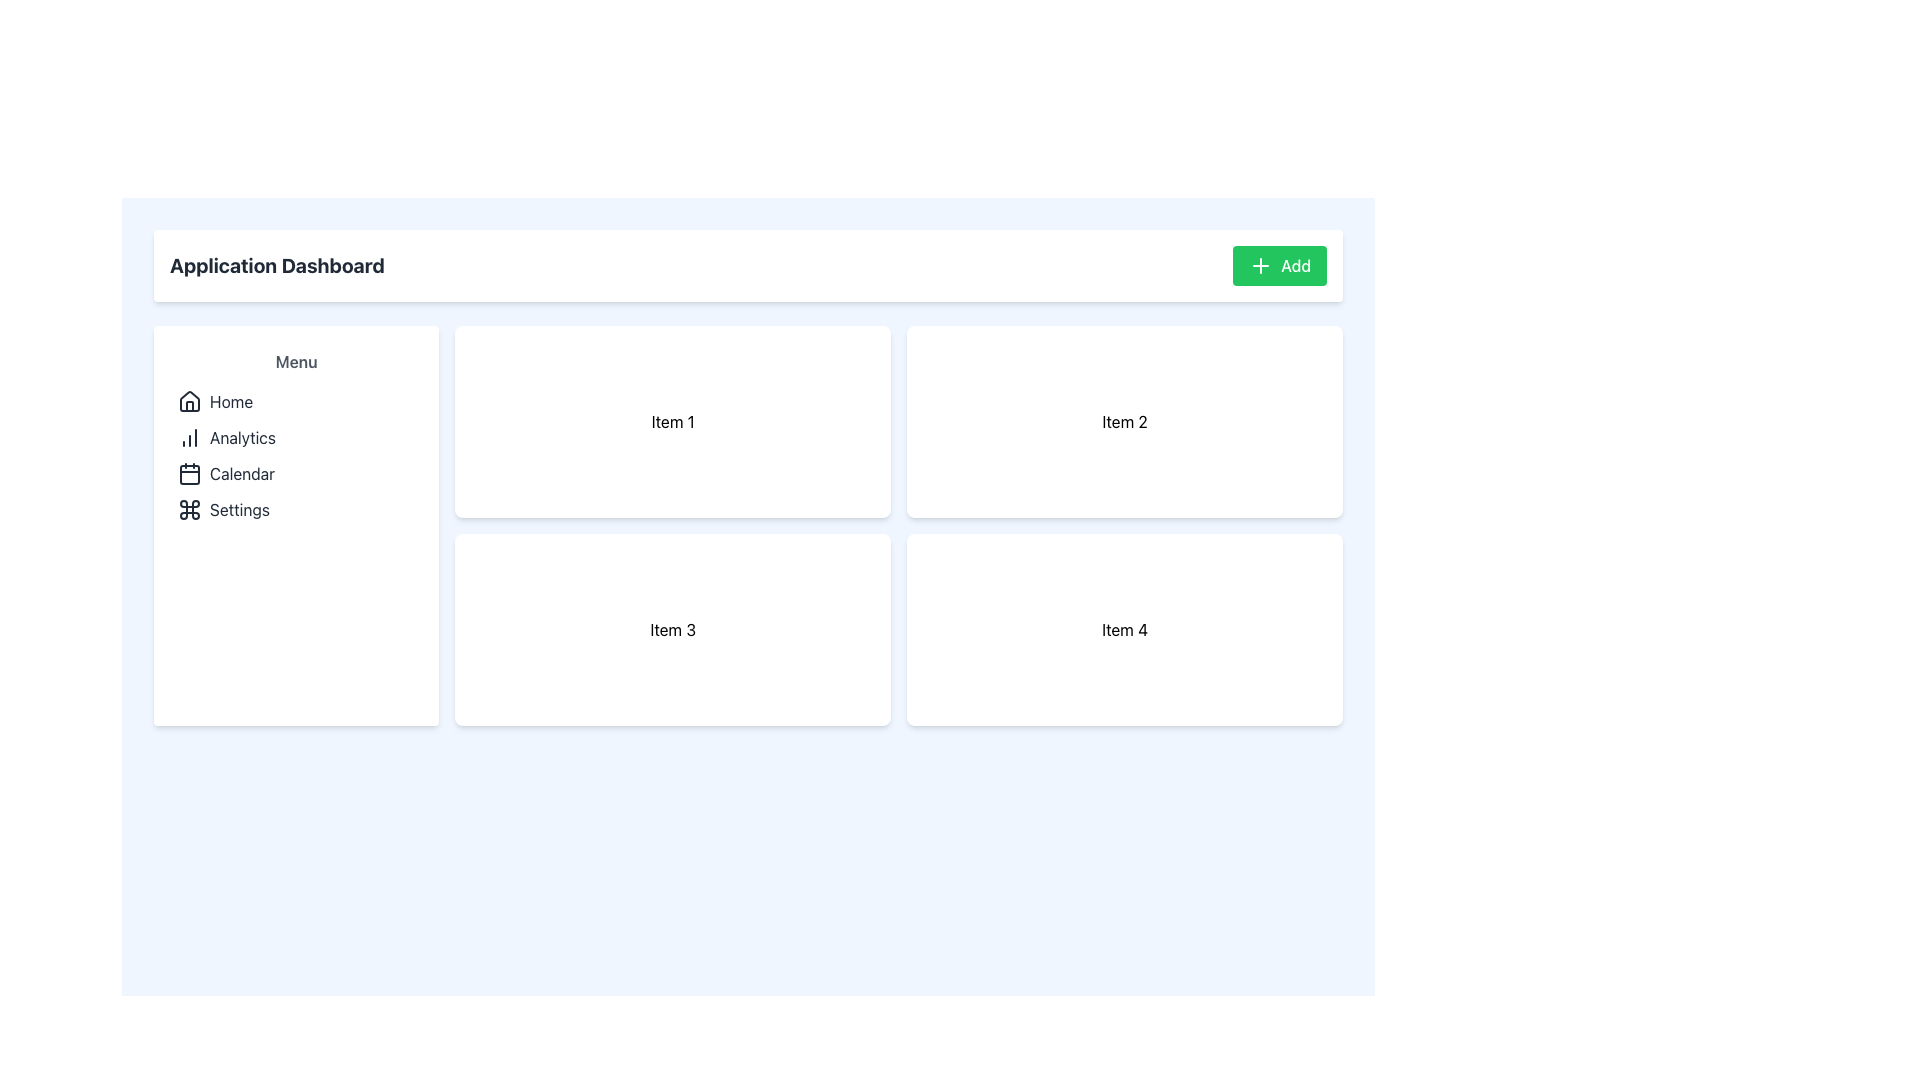  Describe the element at coordinates (1260, 265) in the screenshot. I see `the '+' icon located inside the 'Add' button, which has a green background and a white crosshair mark` at that location.